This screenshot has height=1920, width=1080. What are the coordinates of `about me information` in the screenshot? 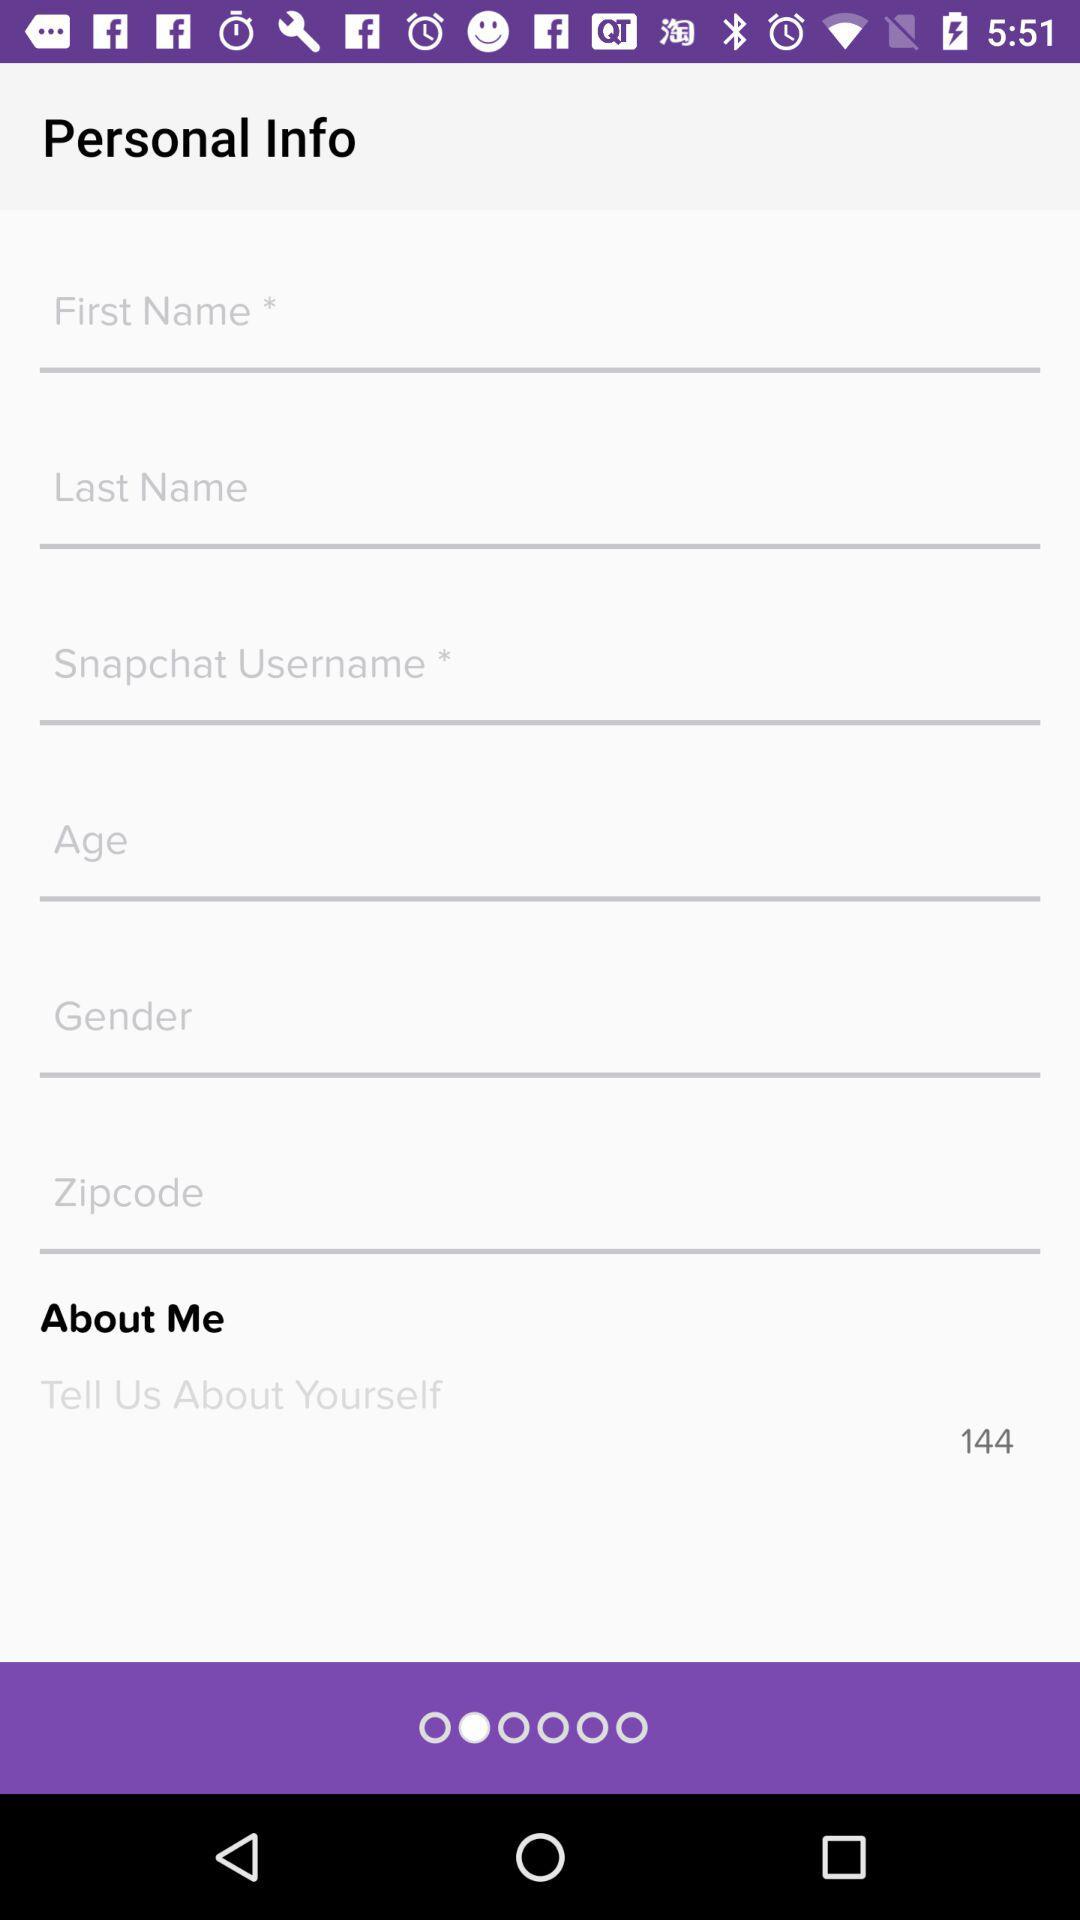 It's located at (540, 1394).